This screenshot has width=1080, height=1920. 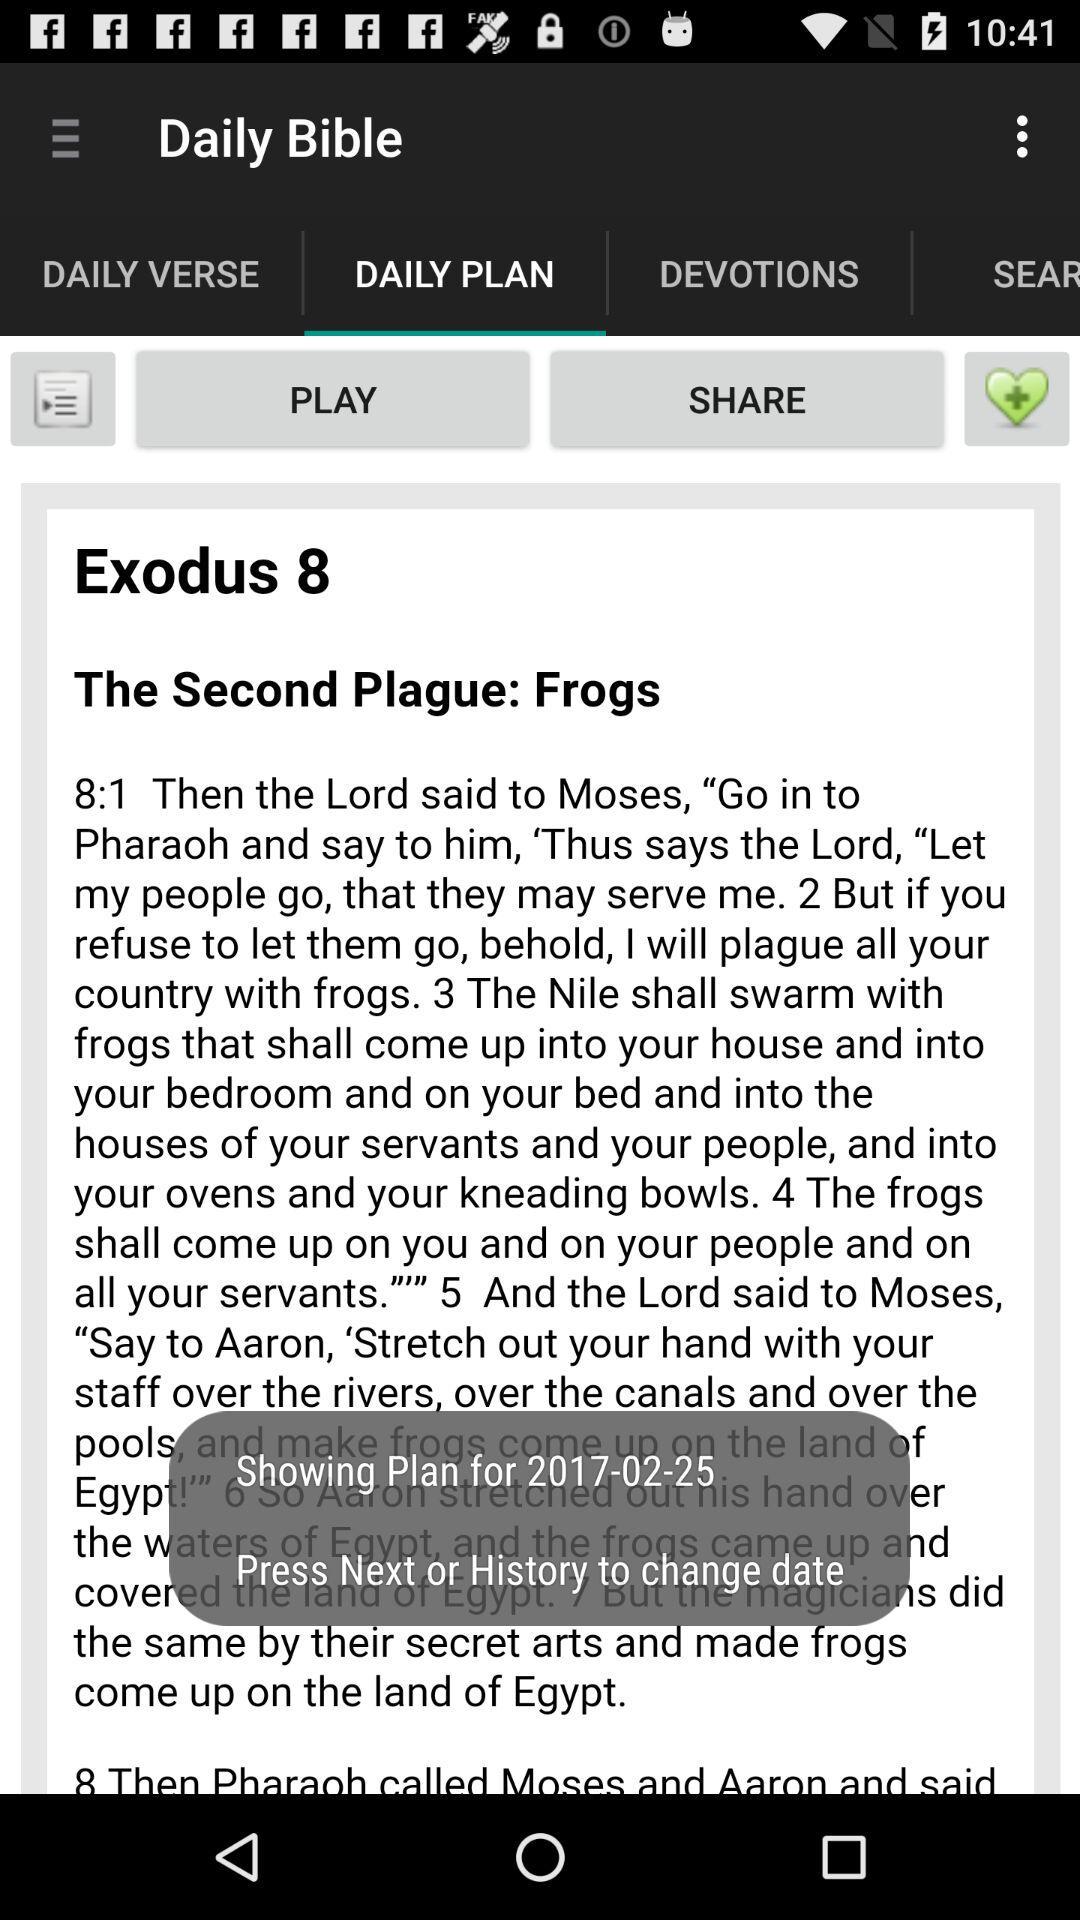 I want to click on increment button, so click(x=1017, y=398).